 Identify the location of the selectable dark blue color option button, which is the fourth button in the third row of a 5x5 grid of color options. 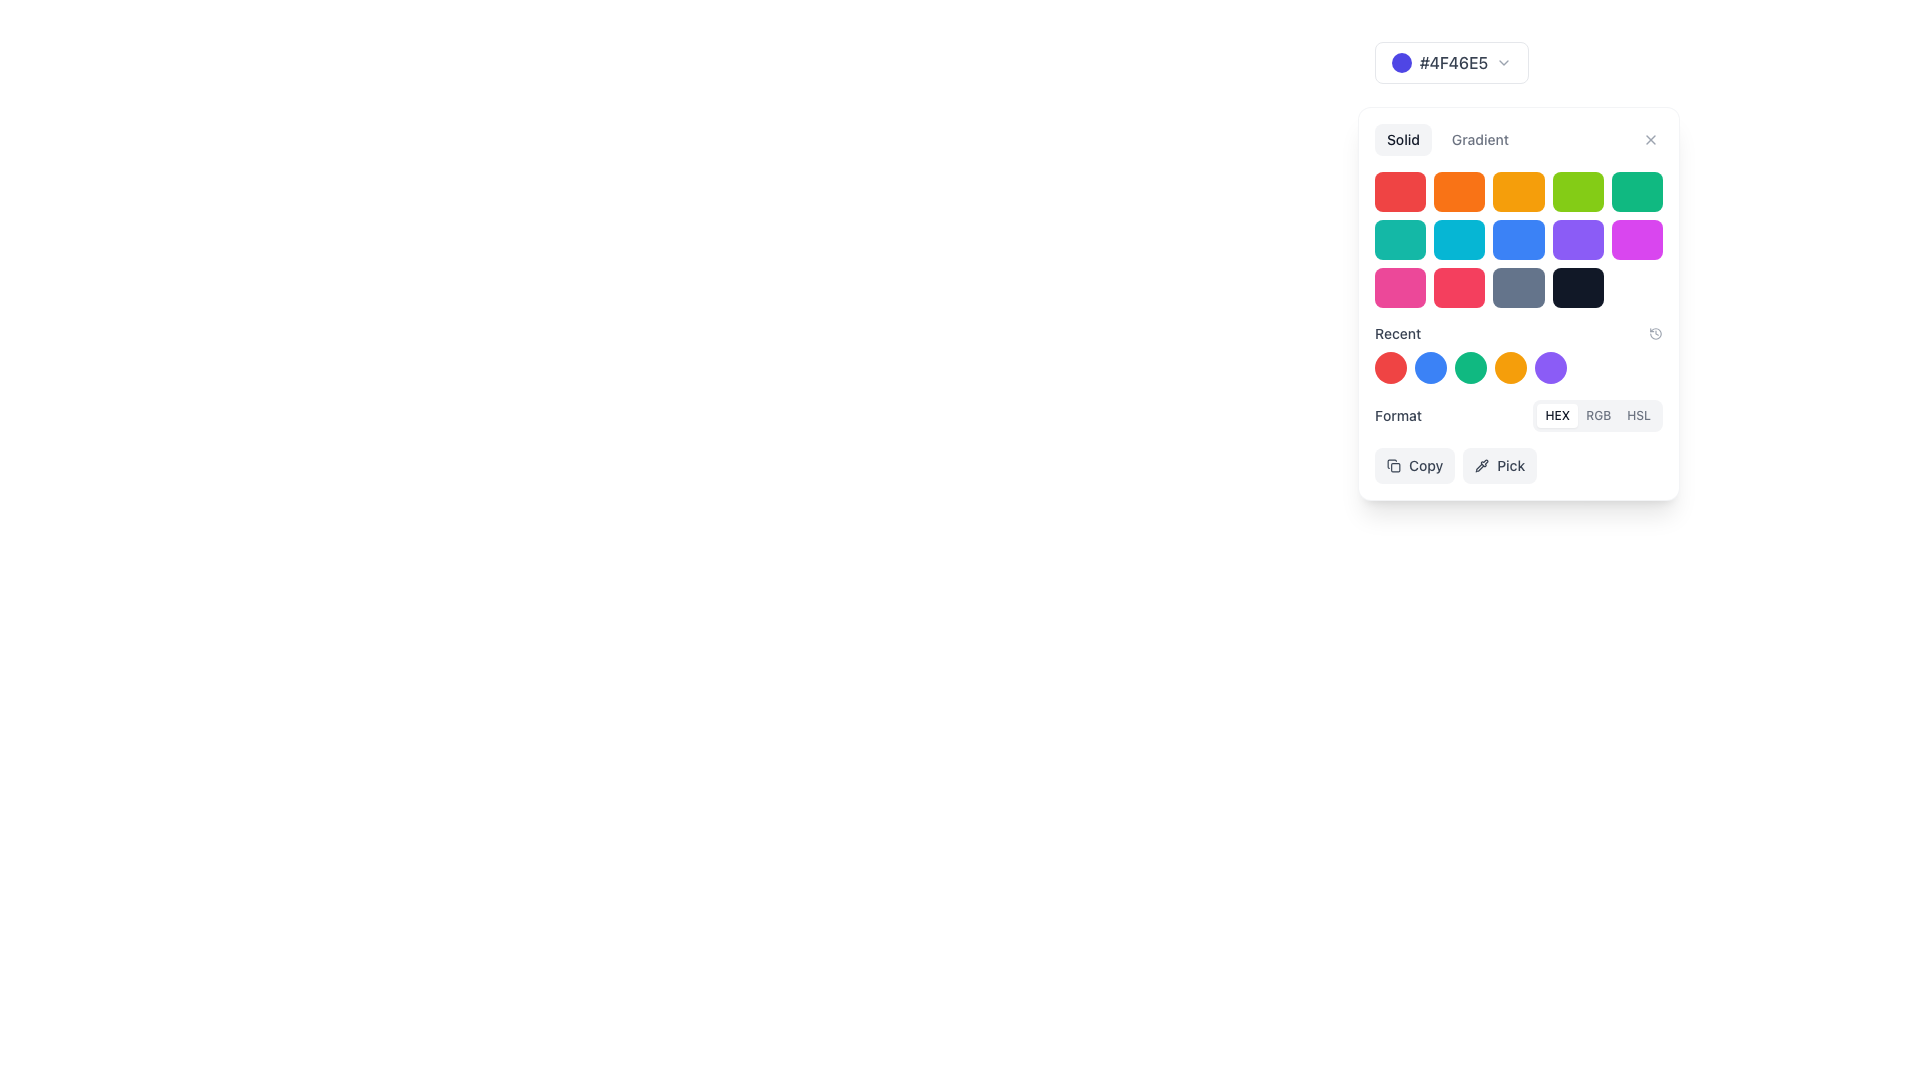
(1518, 304).